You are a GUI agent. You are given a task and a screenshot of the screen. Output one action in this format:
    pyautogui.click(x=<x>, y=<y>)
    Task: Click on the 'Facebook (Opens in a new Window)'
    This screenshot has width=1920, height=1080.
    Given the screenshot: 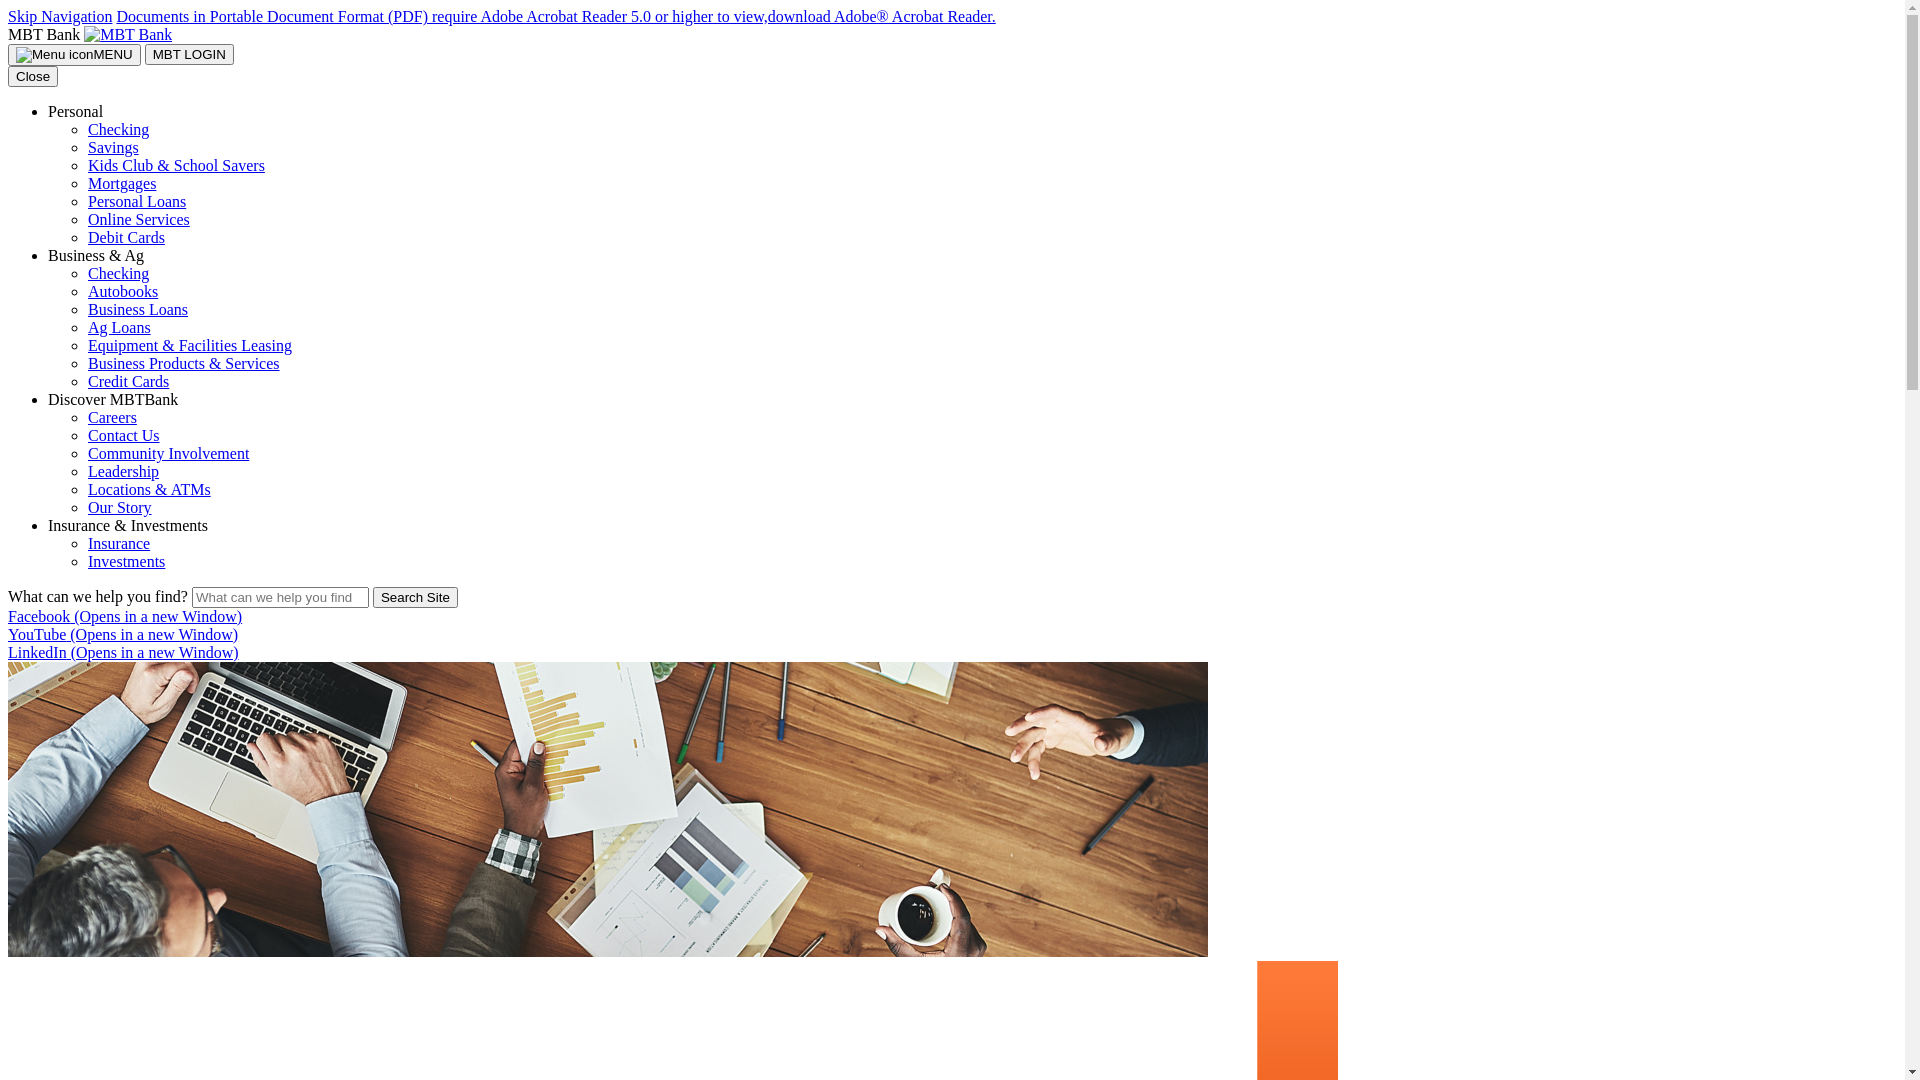 What is the action you would take?
    pyautogui.click(x=123, y=615)
    